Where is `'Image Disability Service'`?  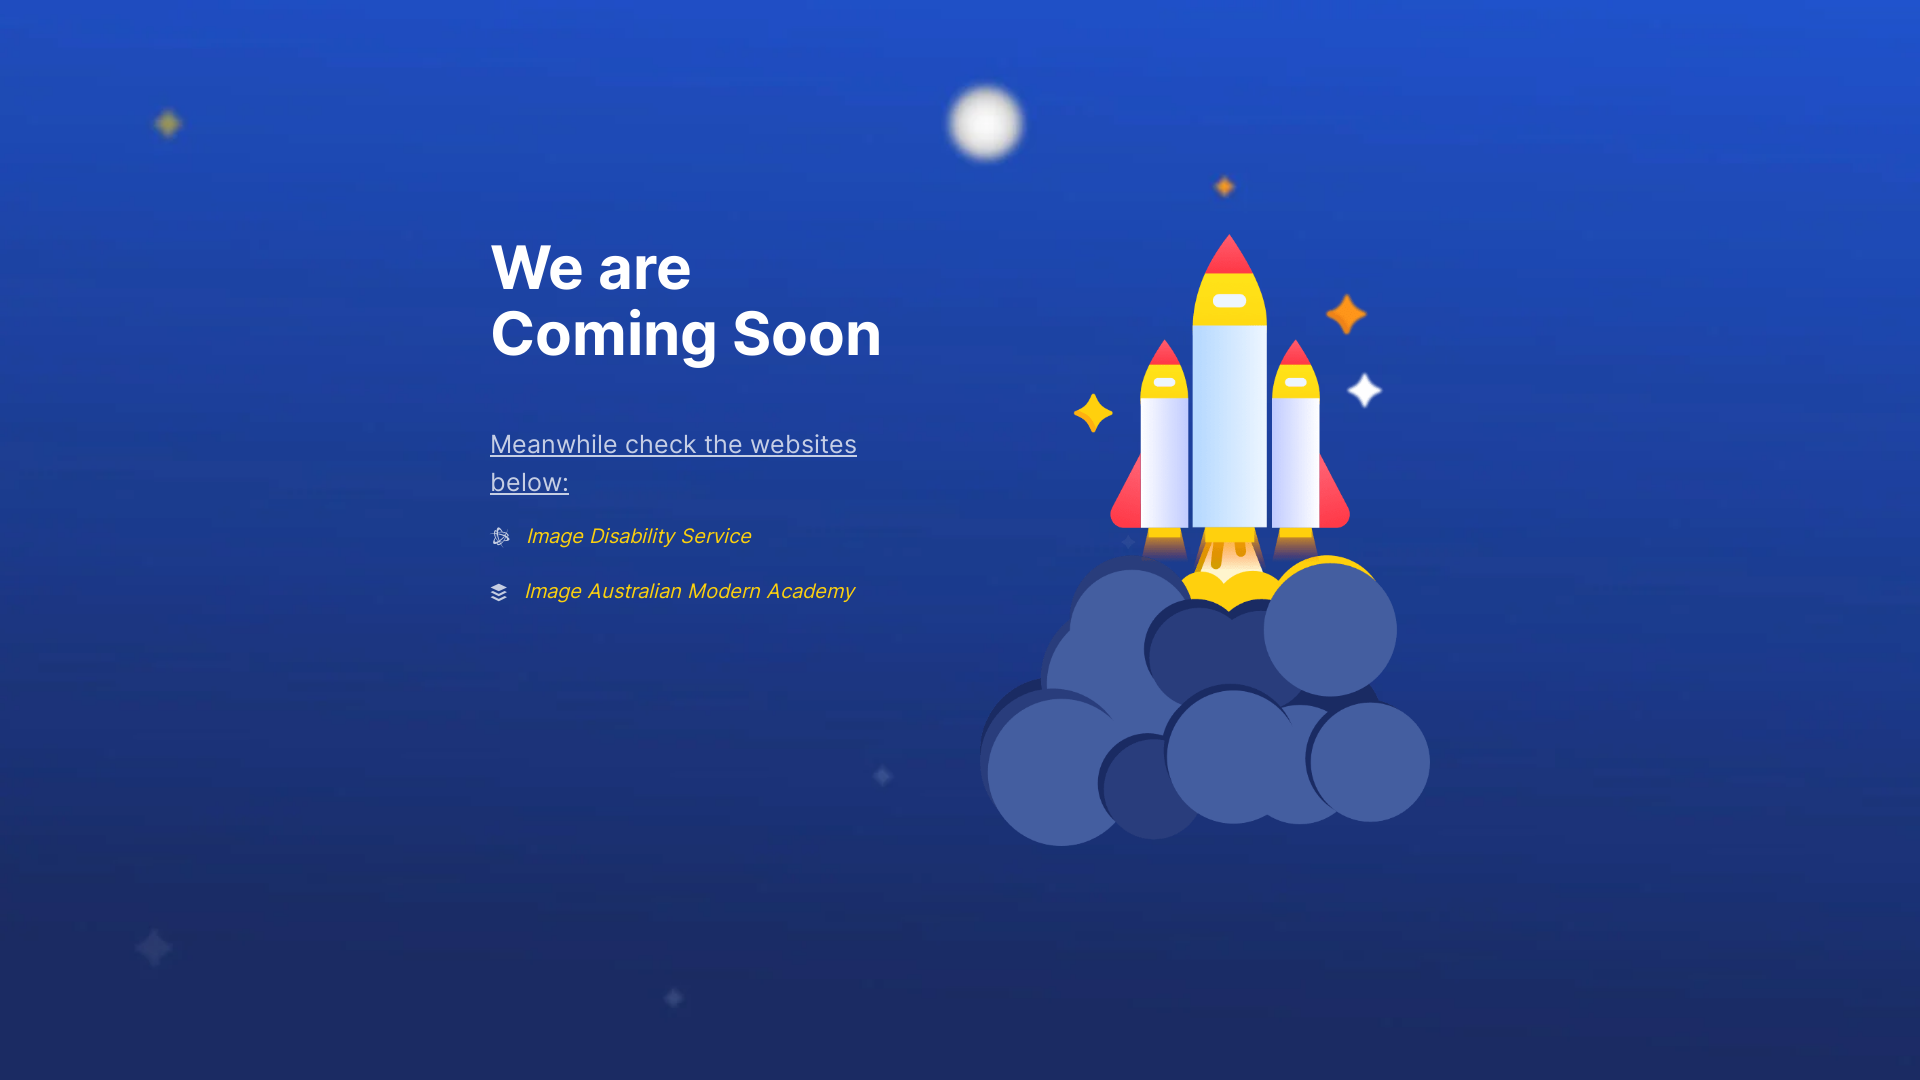
'Image Disability Service' is located at coordinates (637, 535).